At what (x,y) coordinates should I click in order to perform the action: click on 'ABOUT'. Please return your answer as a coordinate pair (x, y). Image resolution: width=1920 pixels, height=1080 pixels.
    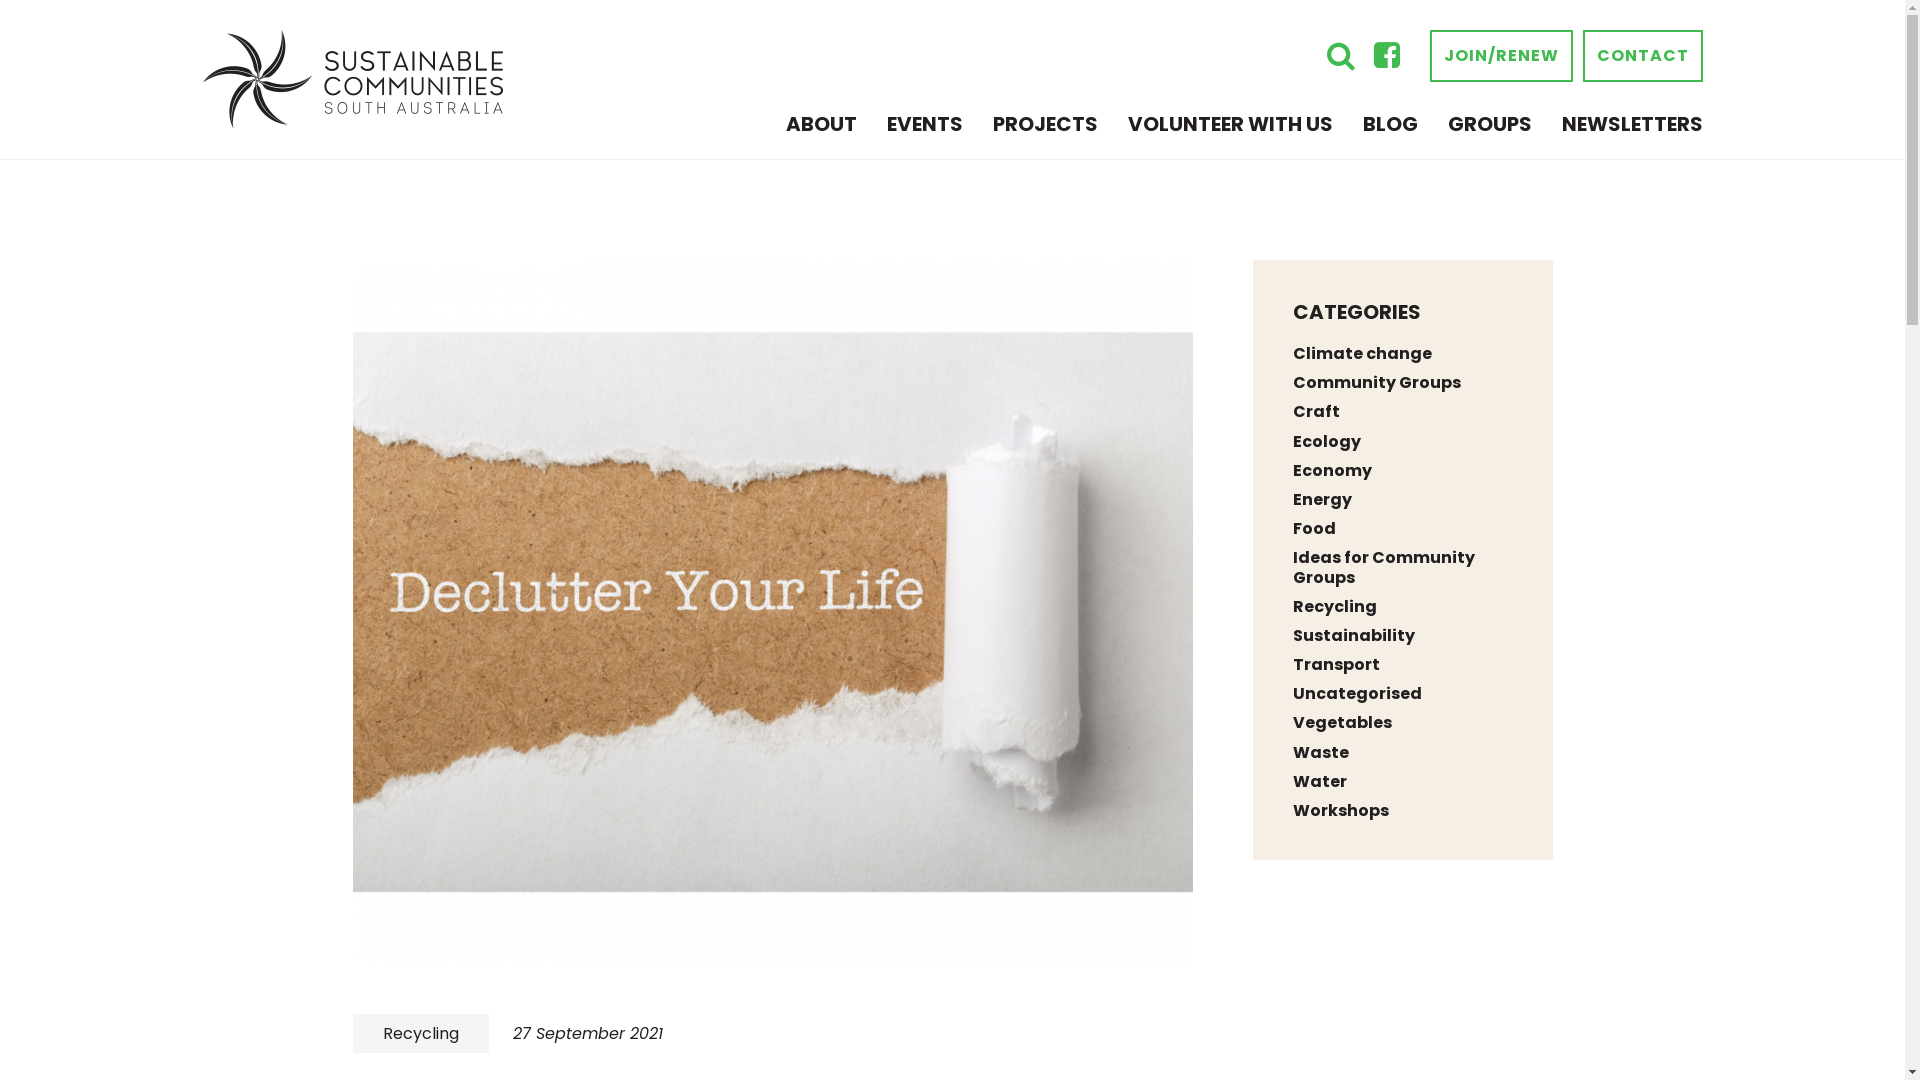
    Looking at the image, I should click on (821, 123).